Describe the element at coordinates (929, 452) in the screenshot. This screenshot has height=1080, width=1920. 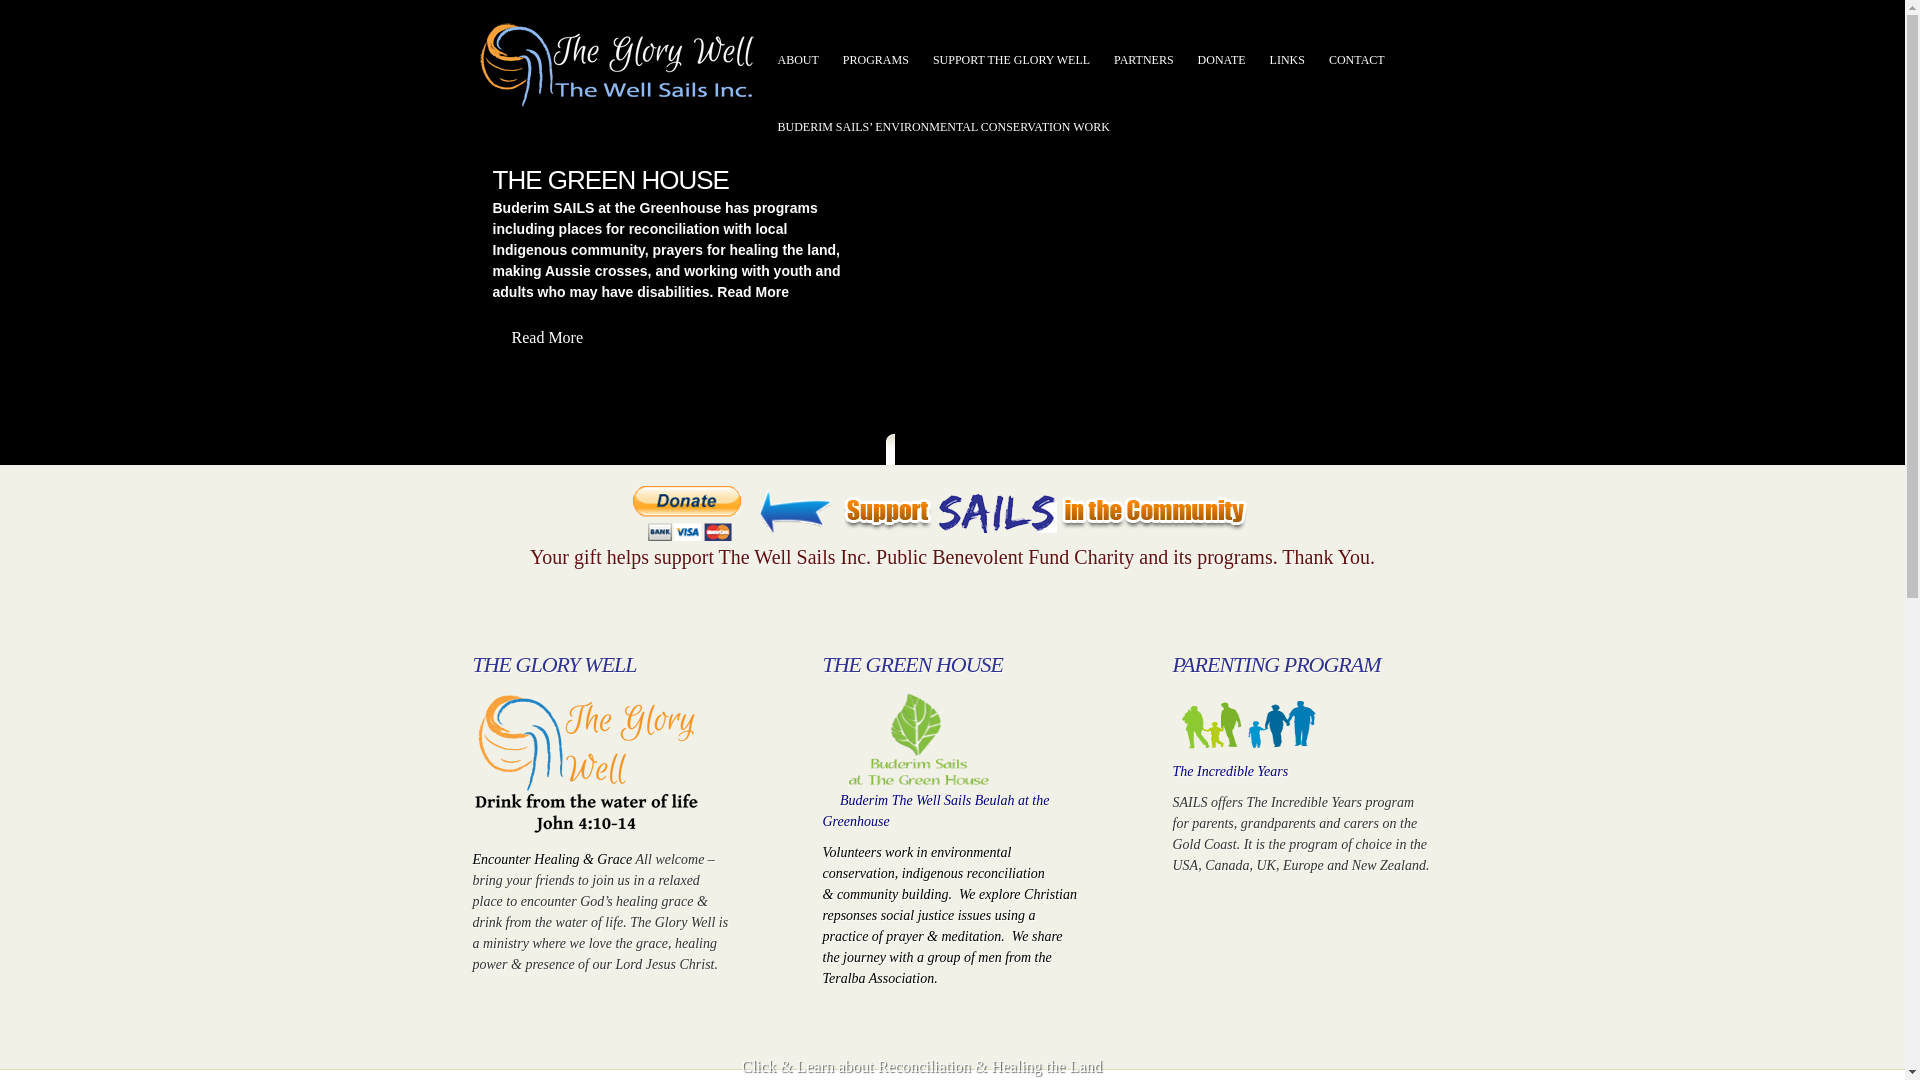
I see `'2'` at that location.